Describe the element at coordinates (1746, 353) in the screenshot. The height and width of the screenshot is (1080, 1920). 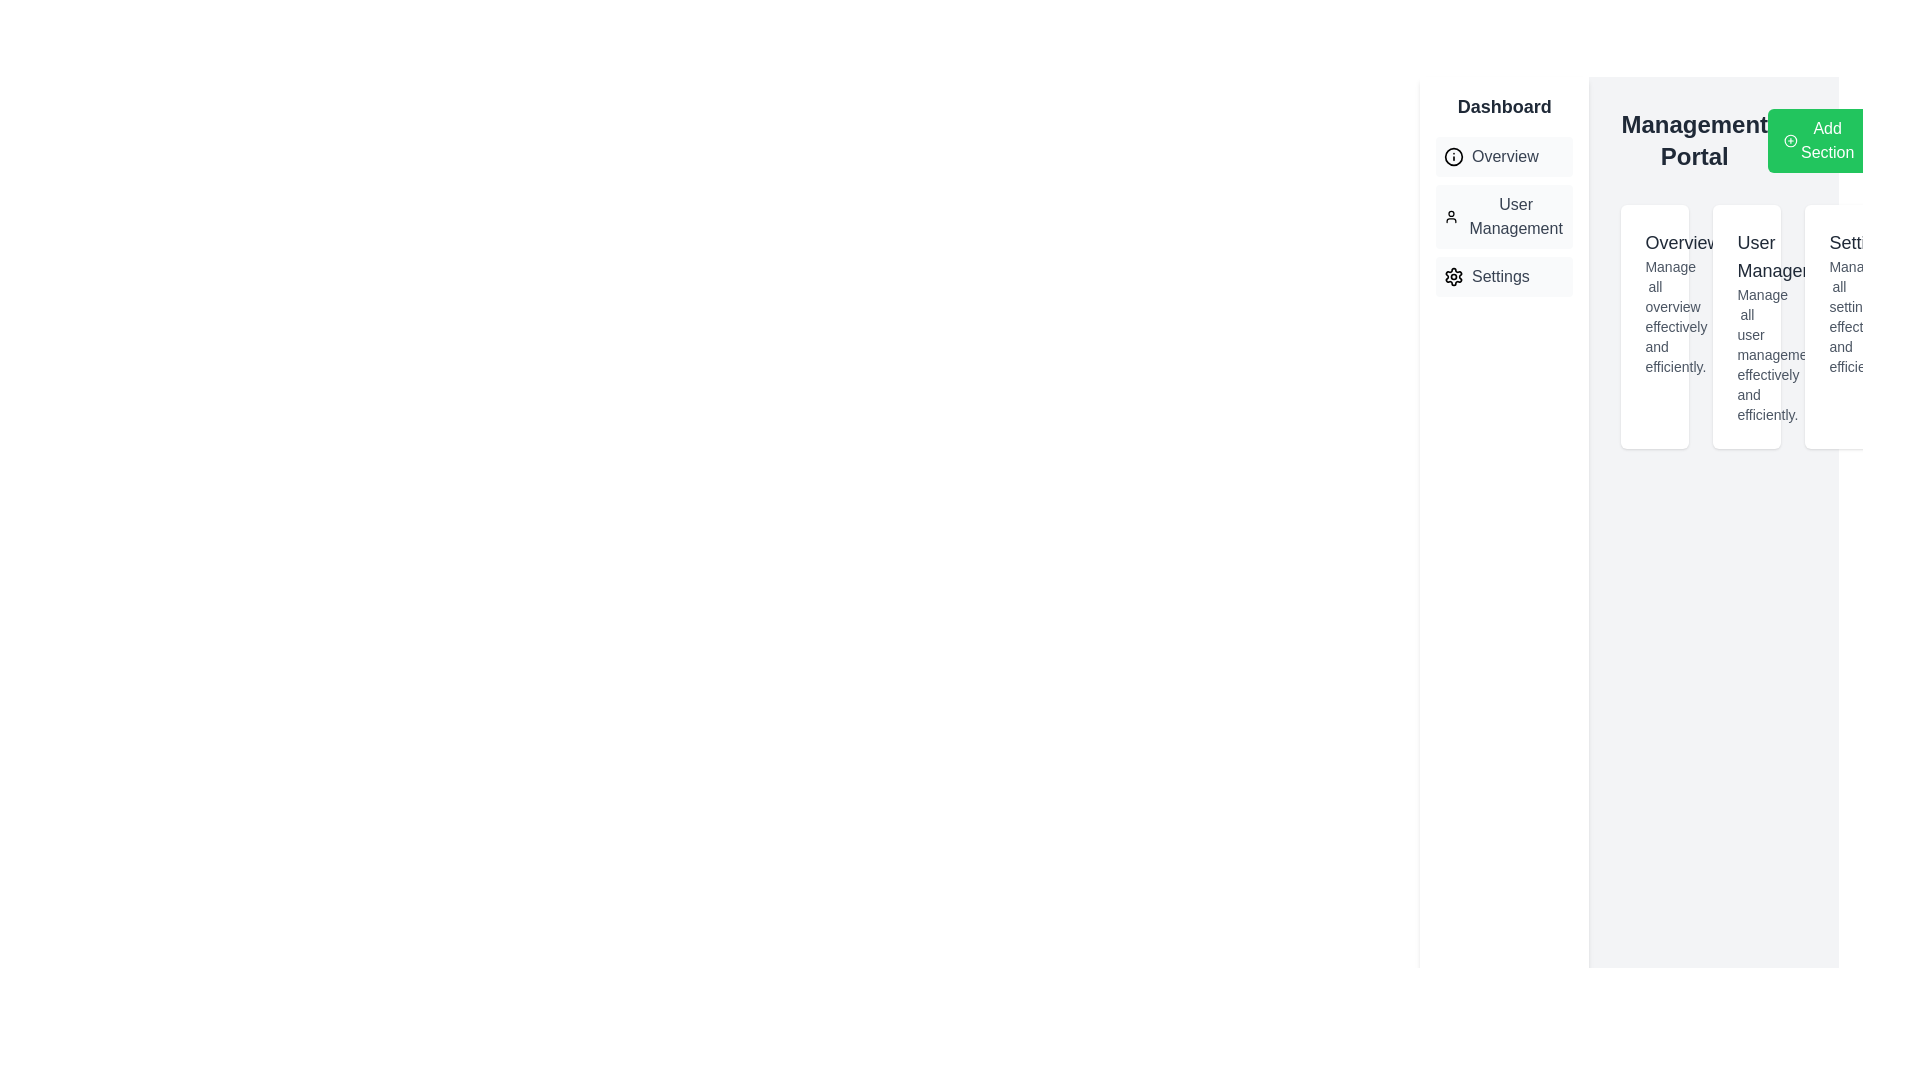
I see `the descriptive text labeled 'Manage all user management effectively and efficiently.' located beneath the title 'User Management' in the 'Management Portal' section` at that location.